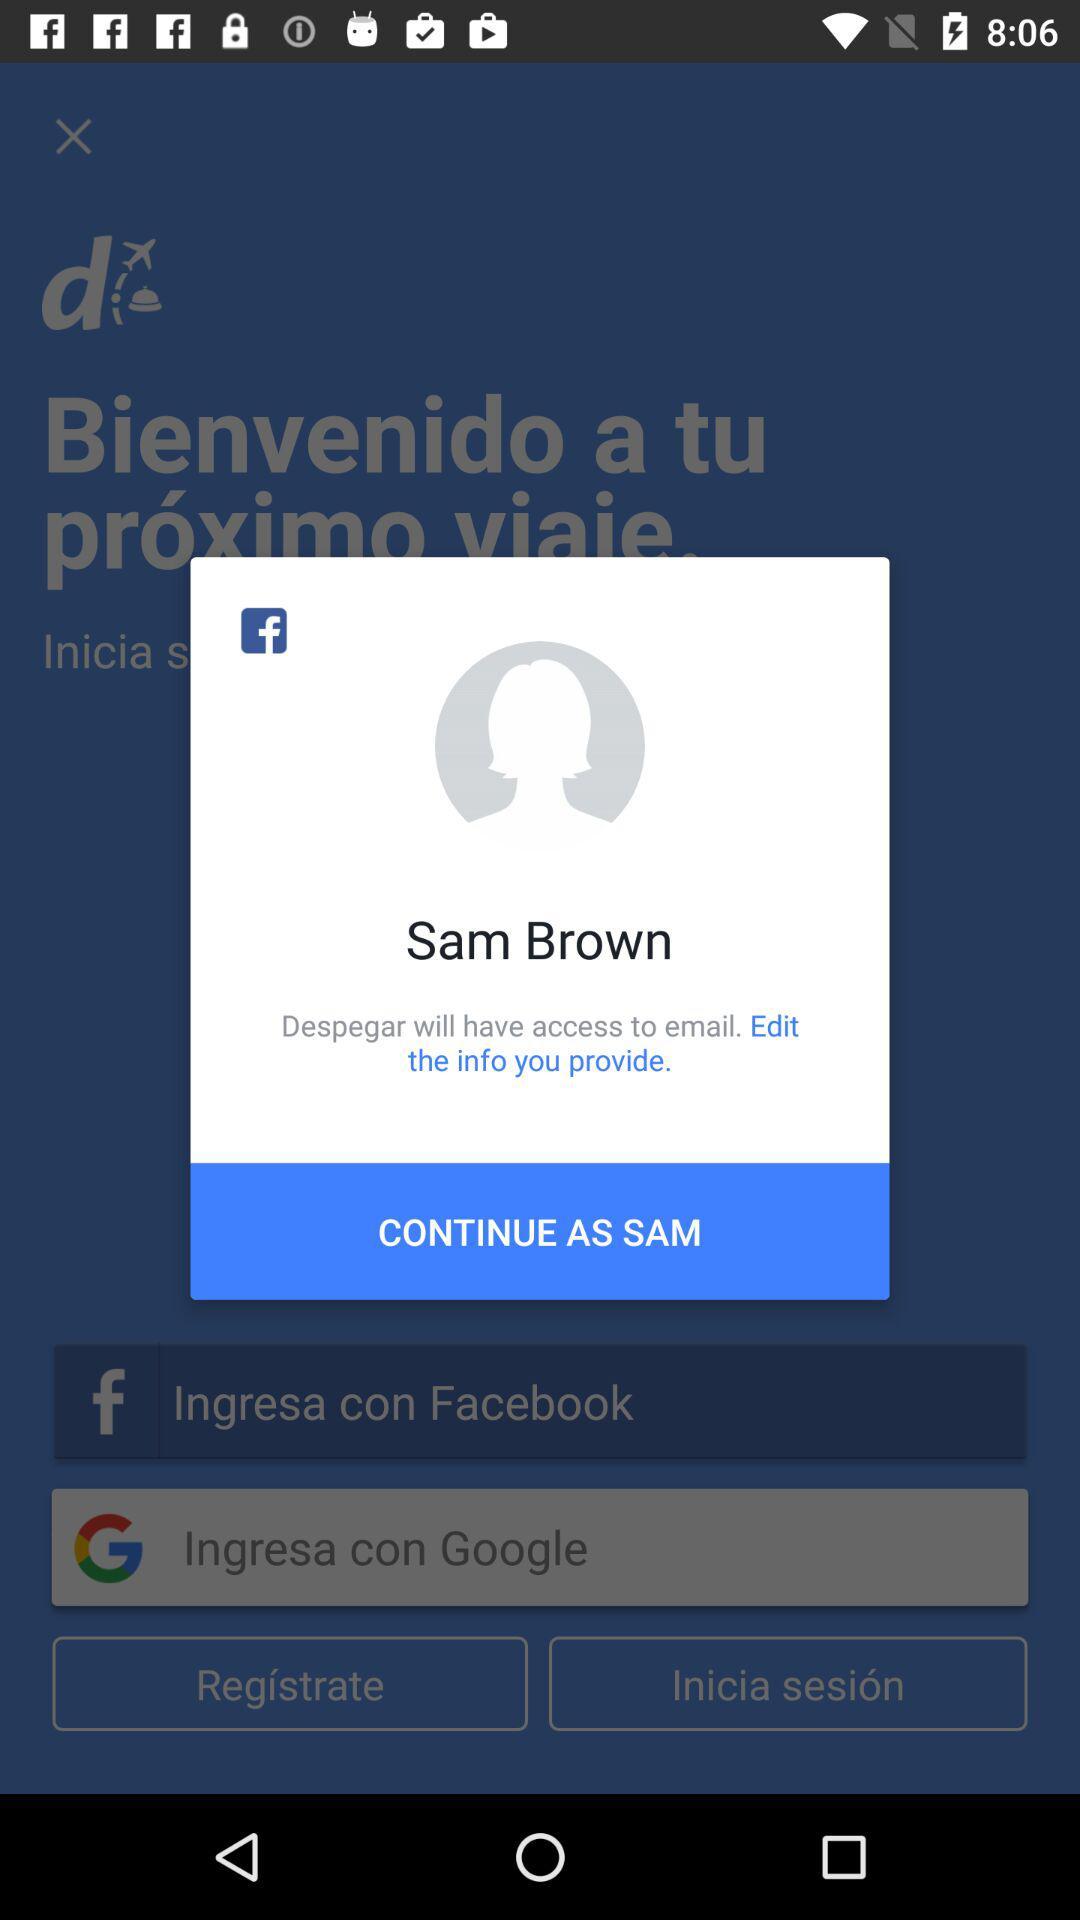  Describe the element at coordinates (540, 1041) in the screenshot. I see `despegar will have icon` at that location.